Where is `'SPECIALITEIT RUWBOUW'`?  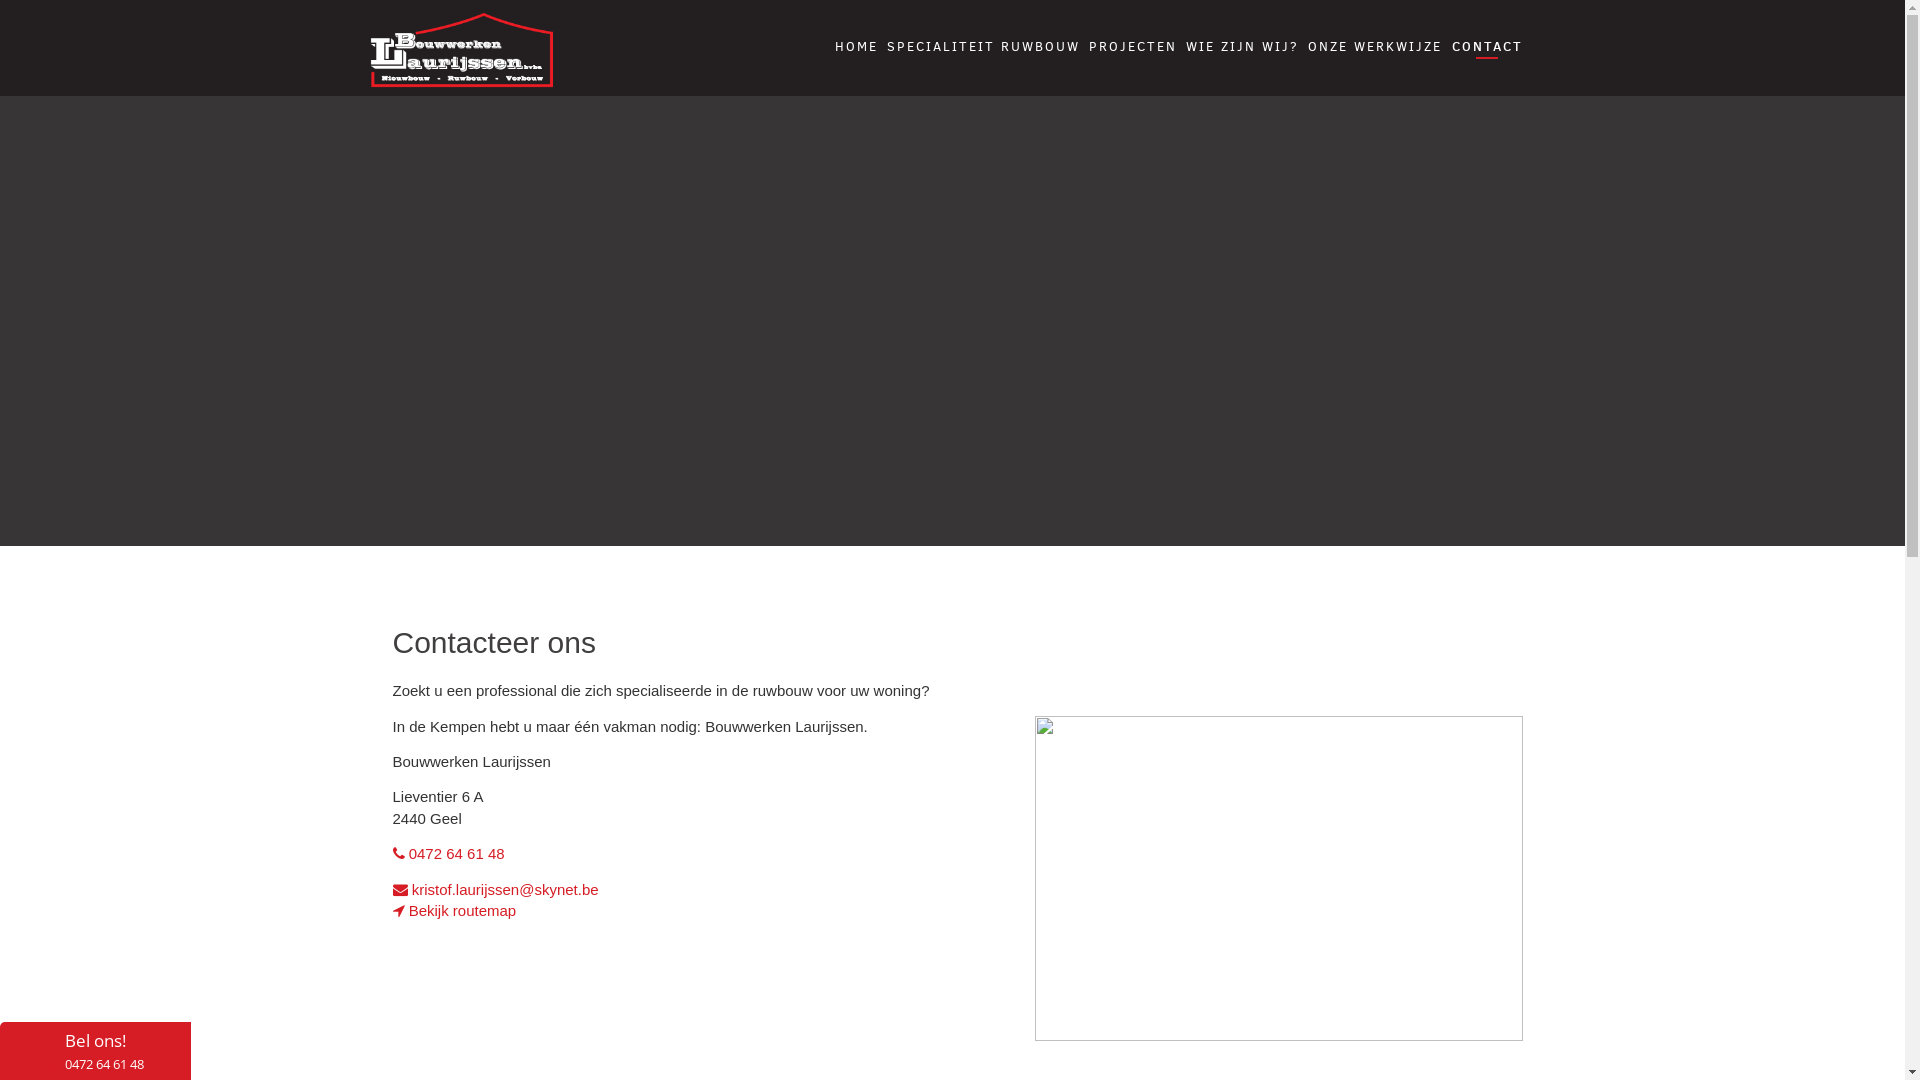 'SPECIALITEIT RUWBOUW' is located at coordinates (983, 45).